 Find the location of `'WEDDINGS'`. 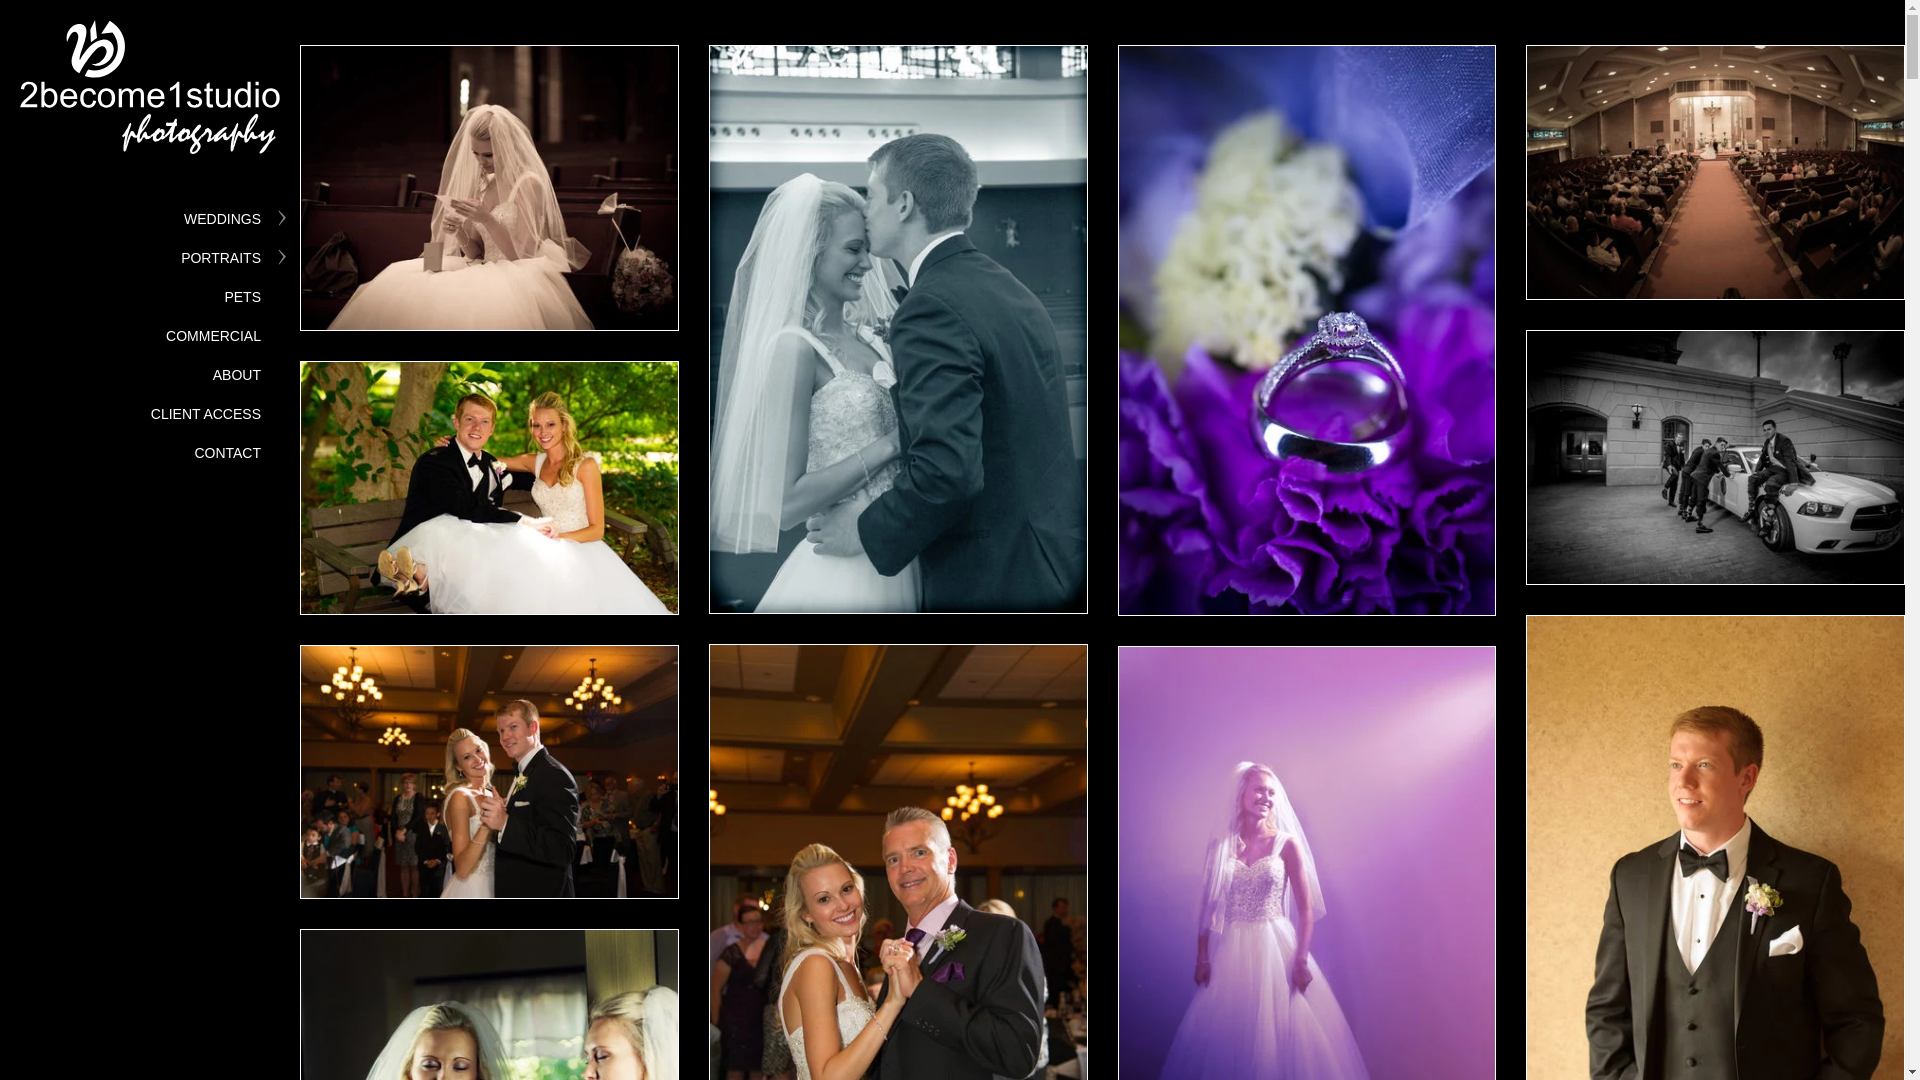

'WEDDINGS' is located at coordinates (222, 219).